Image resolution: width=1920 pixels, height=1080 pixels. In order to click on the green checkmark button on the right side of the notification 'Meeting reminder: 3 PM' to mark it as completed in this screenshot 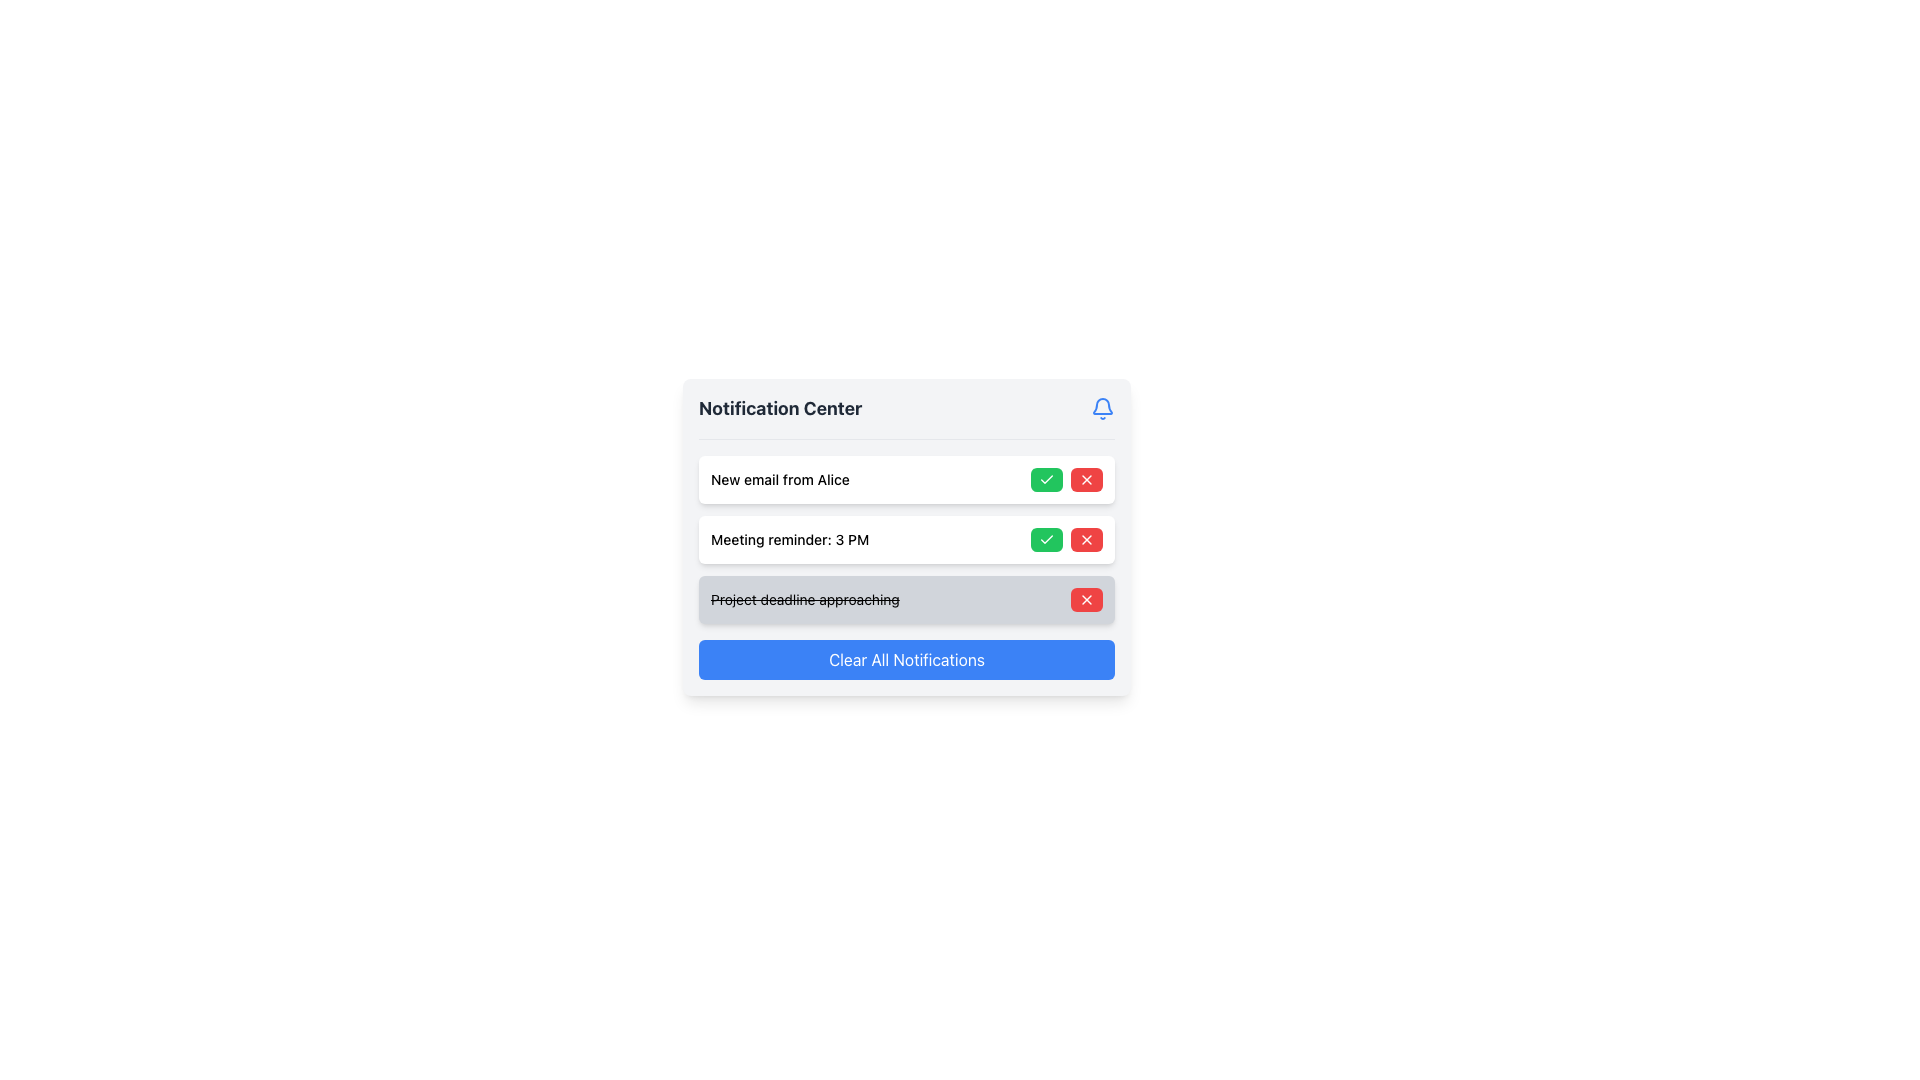, I will do `click(906, 540)`.